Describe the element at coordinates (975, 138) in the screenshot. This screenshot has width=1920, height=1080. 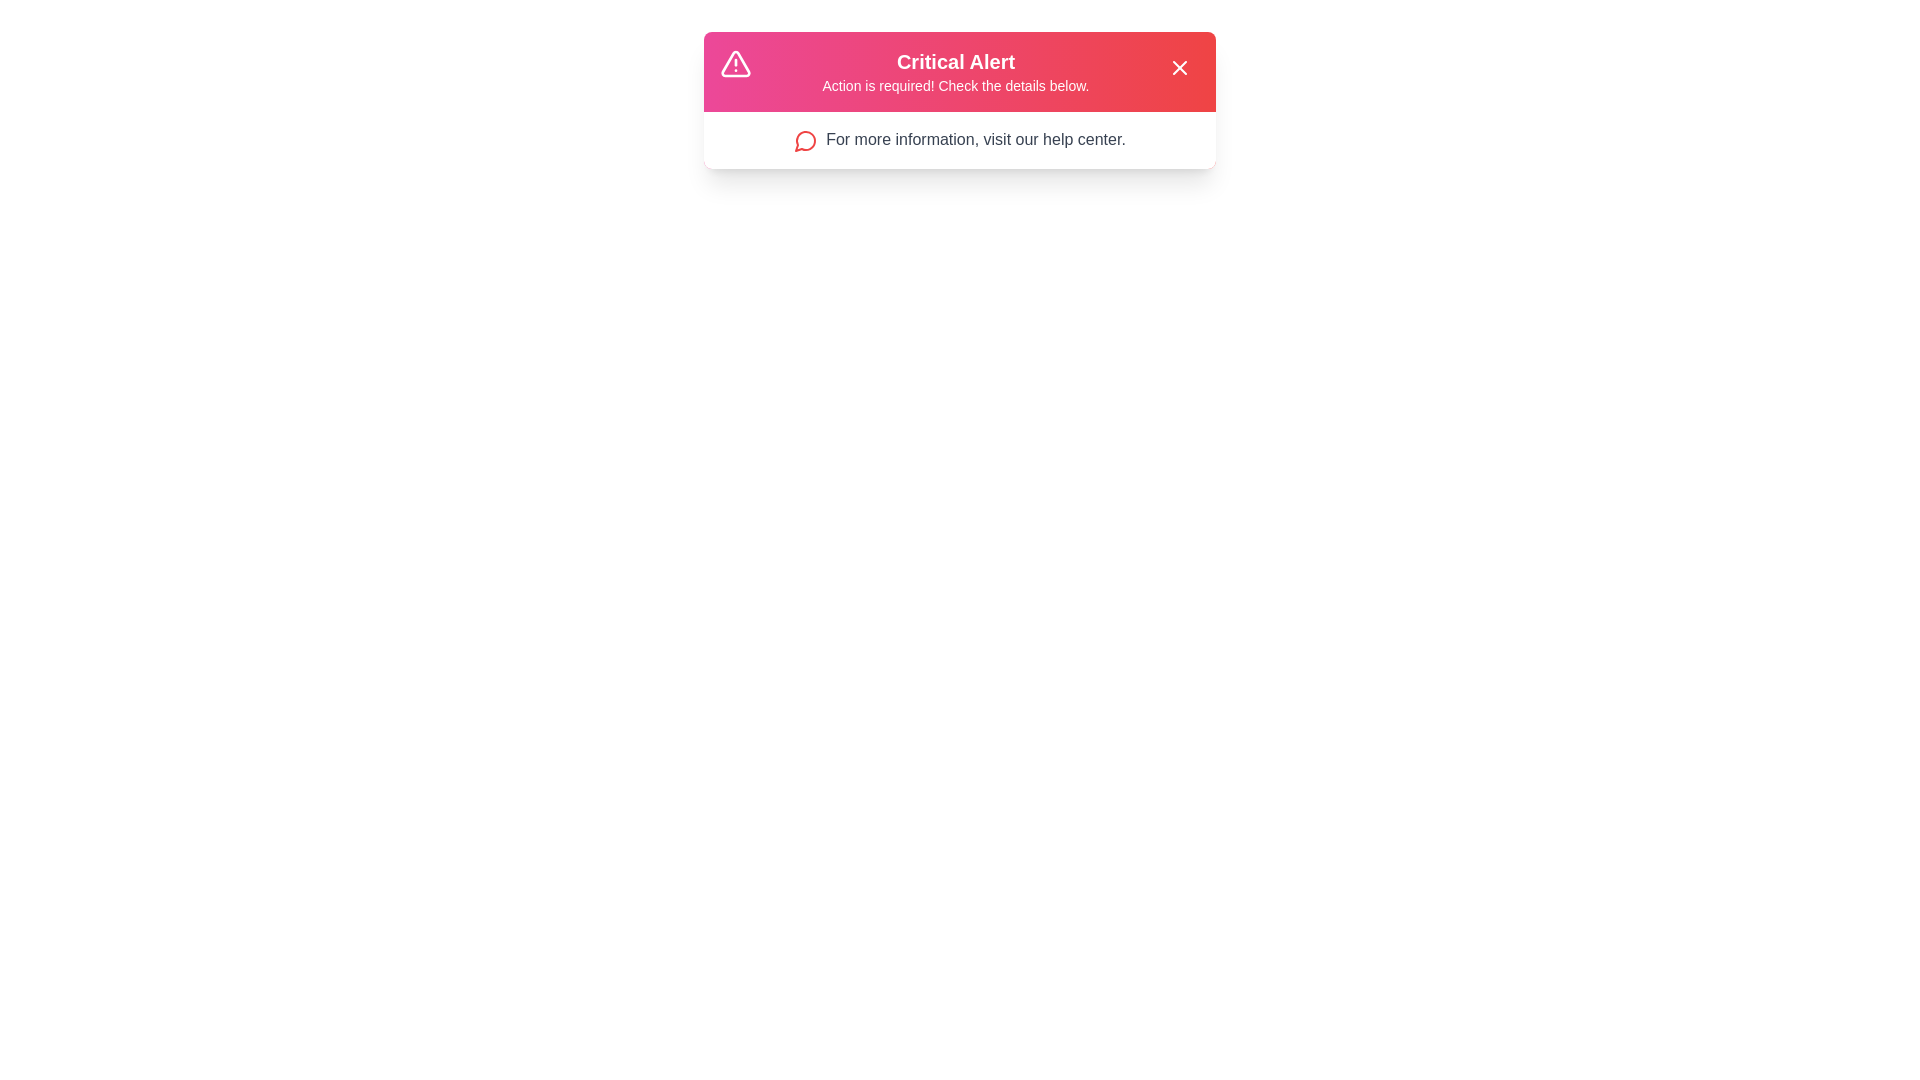
I see `the link 'For more information, visit our help center.' in the alert` at that location.